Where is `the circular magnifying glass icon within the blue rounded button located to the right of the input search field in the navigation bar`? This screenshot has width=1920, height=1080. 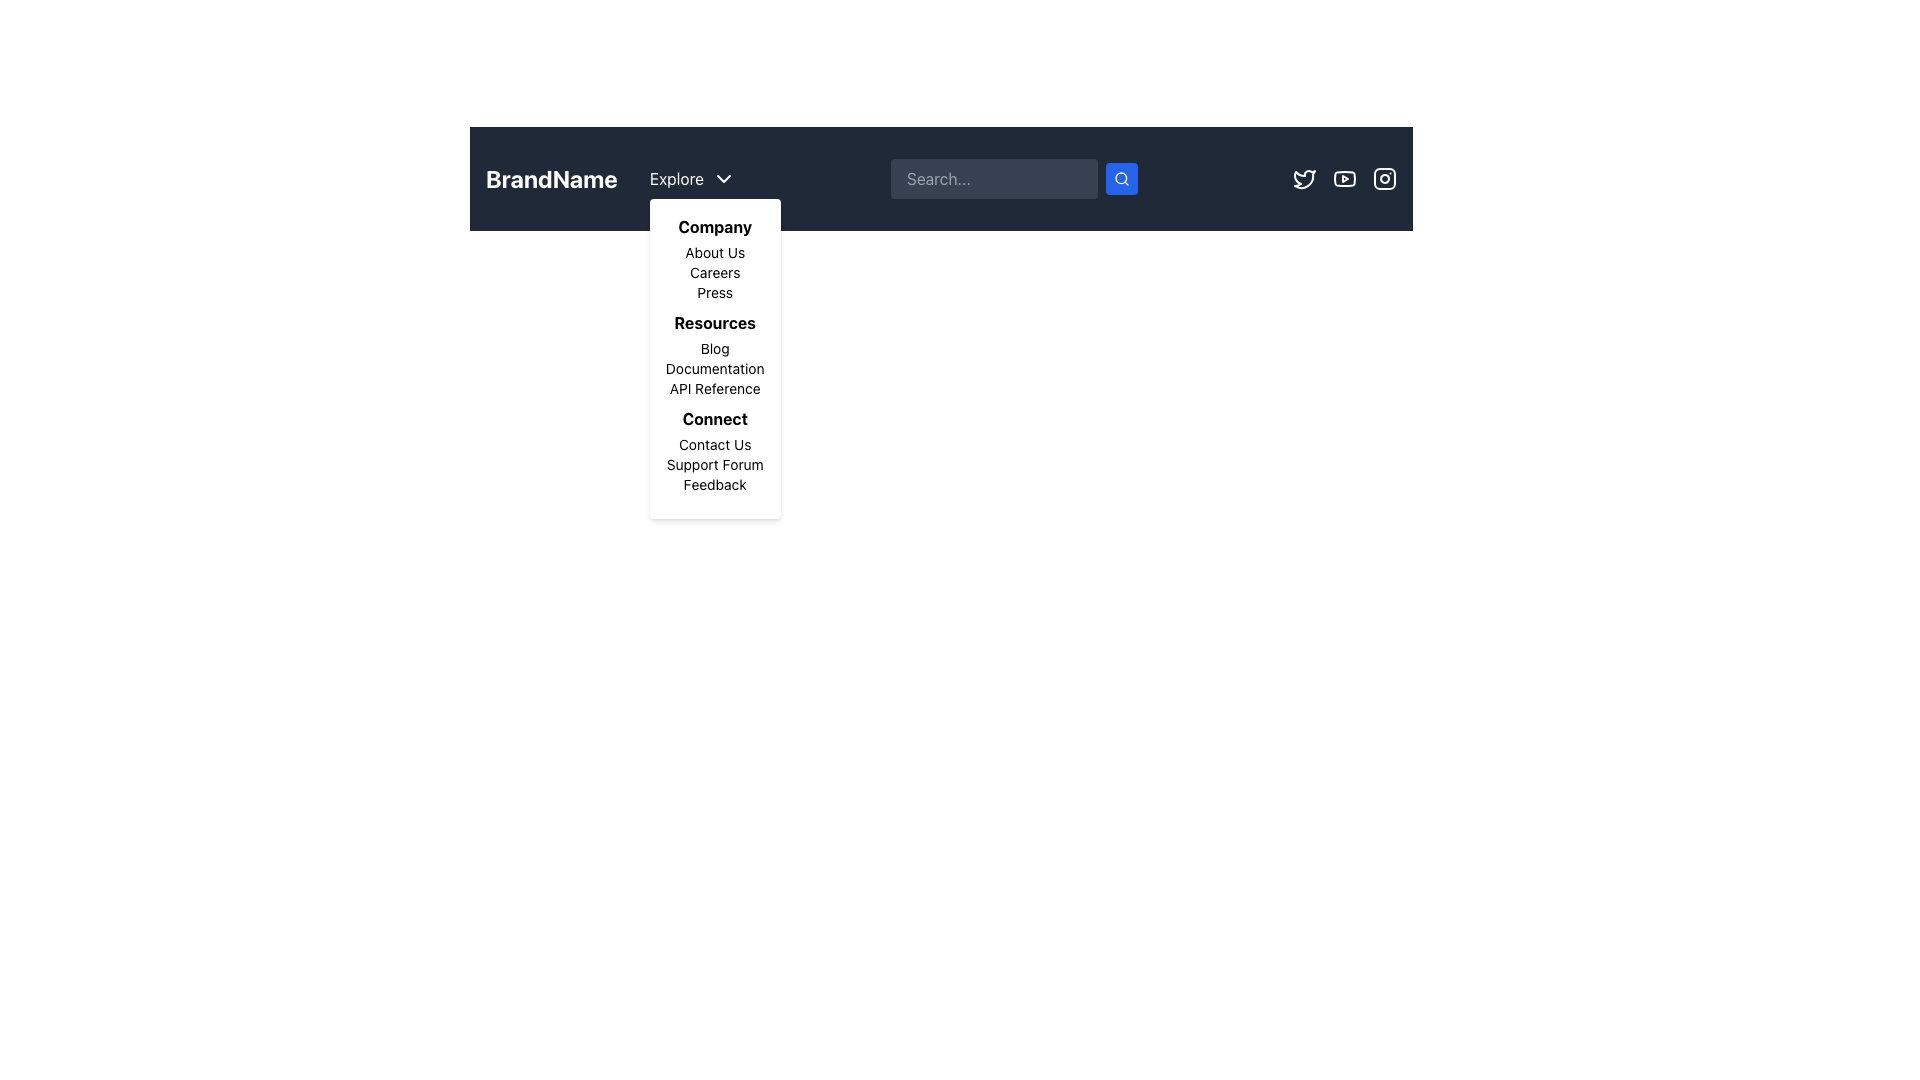
the circular magnifying glass icon within the blue rounded button located to the right of the input search field in the navigation bar is located at coordinates (1121, 177).